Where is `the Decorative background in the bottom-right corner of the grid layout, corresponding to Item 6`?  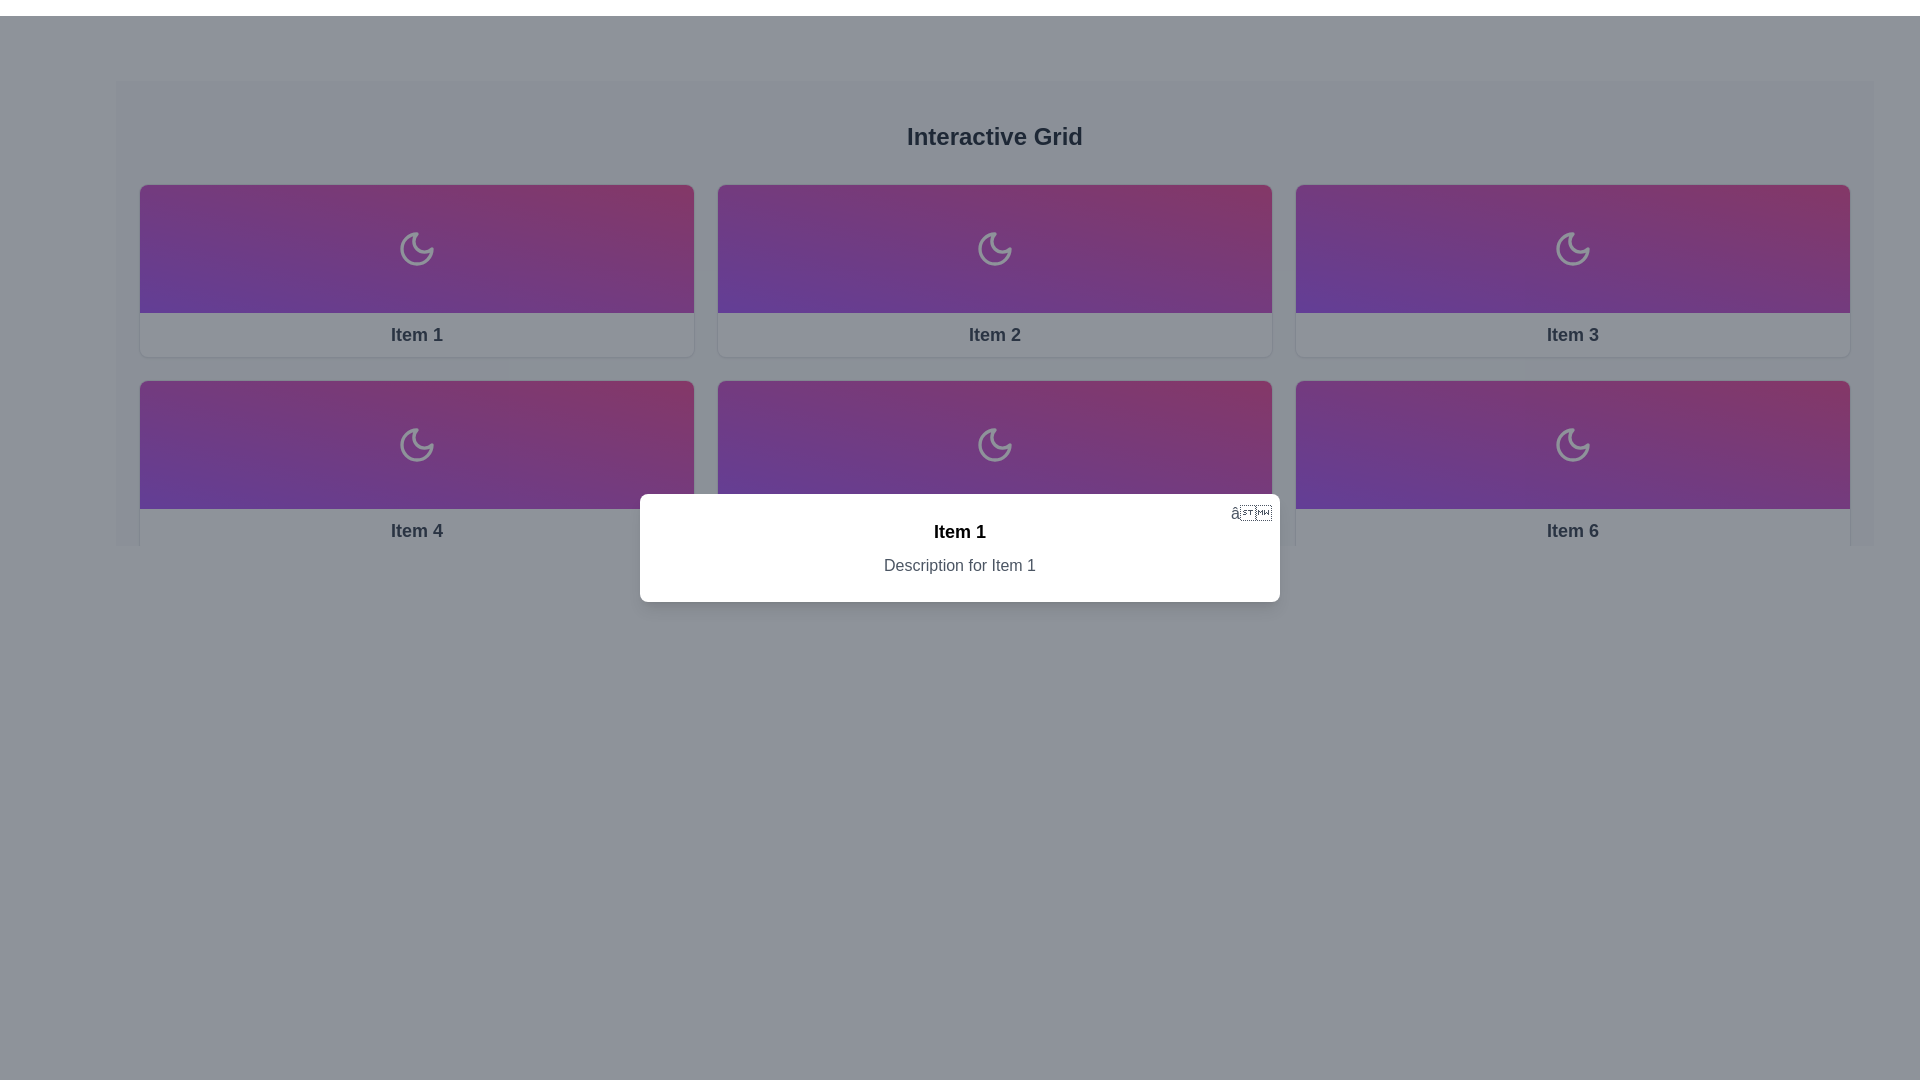
the Decorative background in the bottom-right corner of the grid layout, corresponding to Item 6 is located at coordinates (1572, 443).